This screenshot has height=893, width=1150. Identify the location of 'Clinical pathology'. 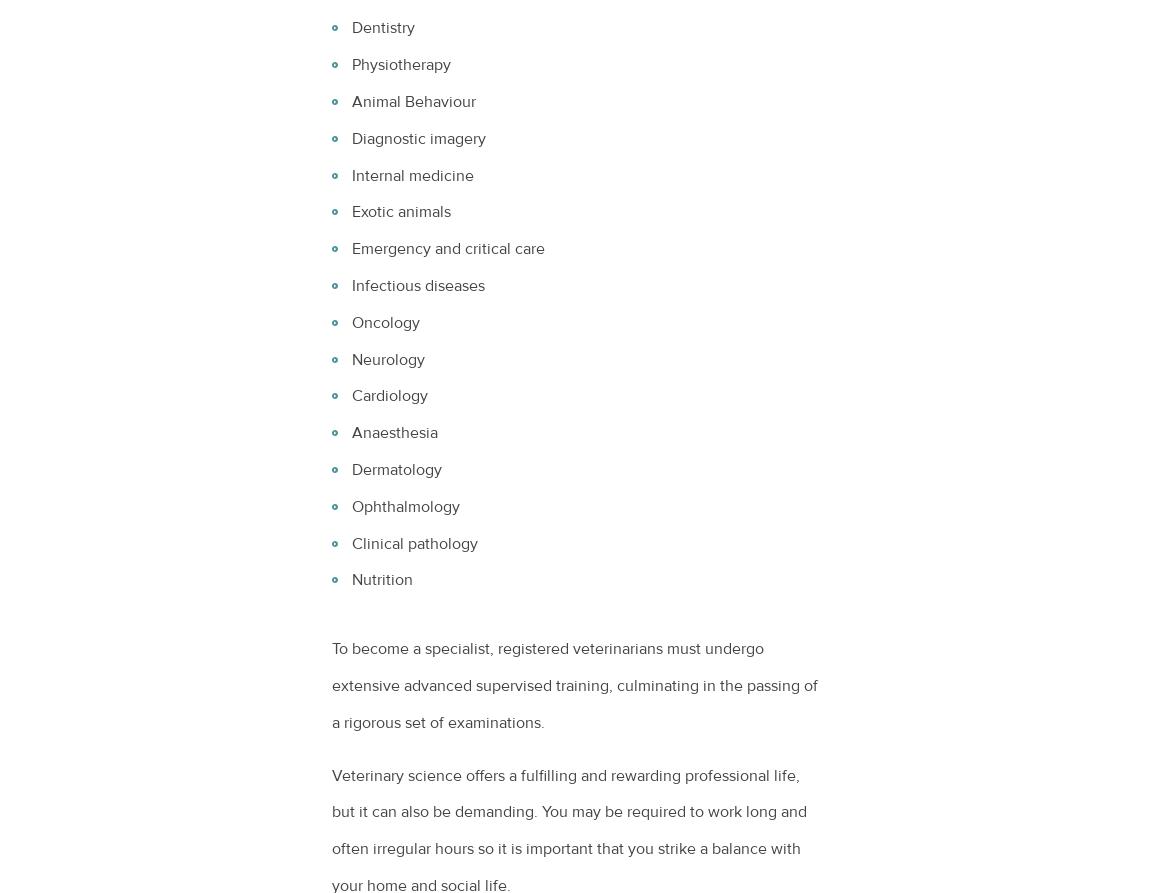
(415, 542).